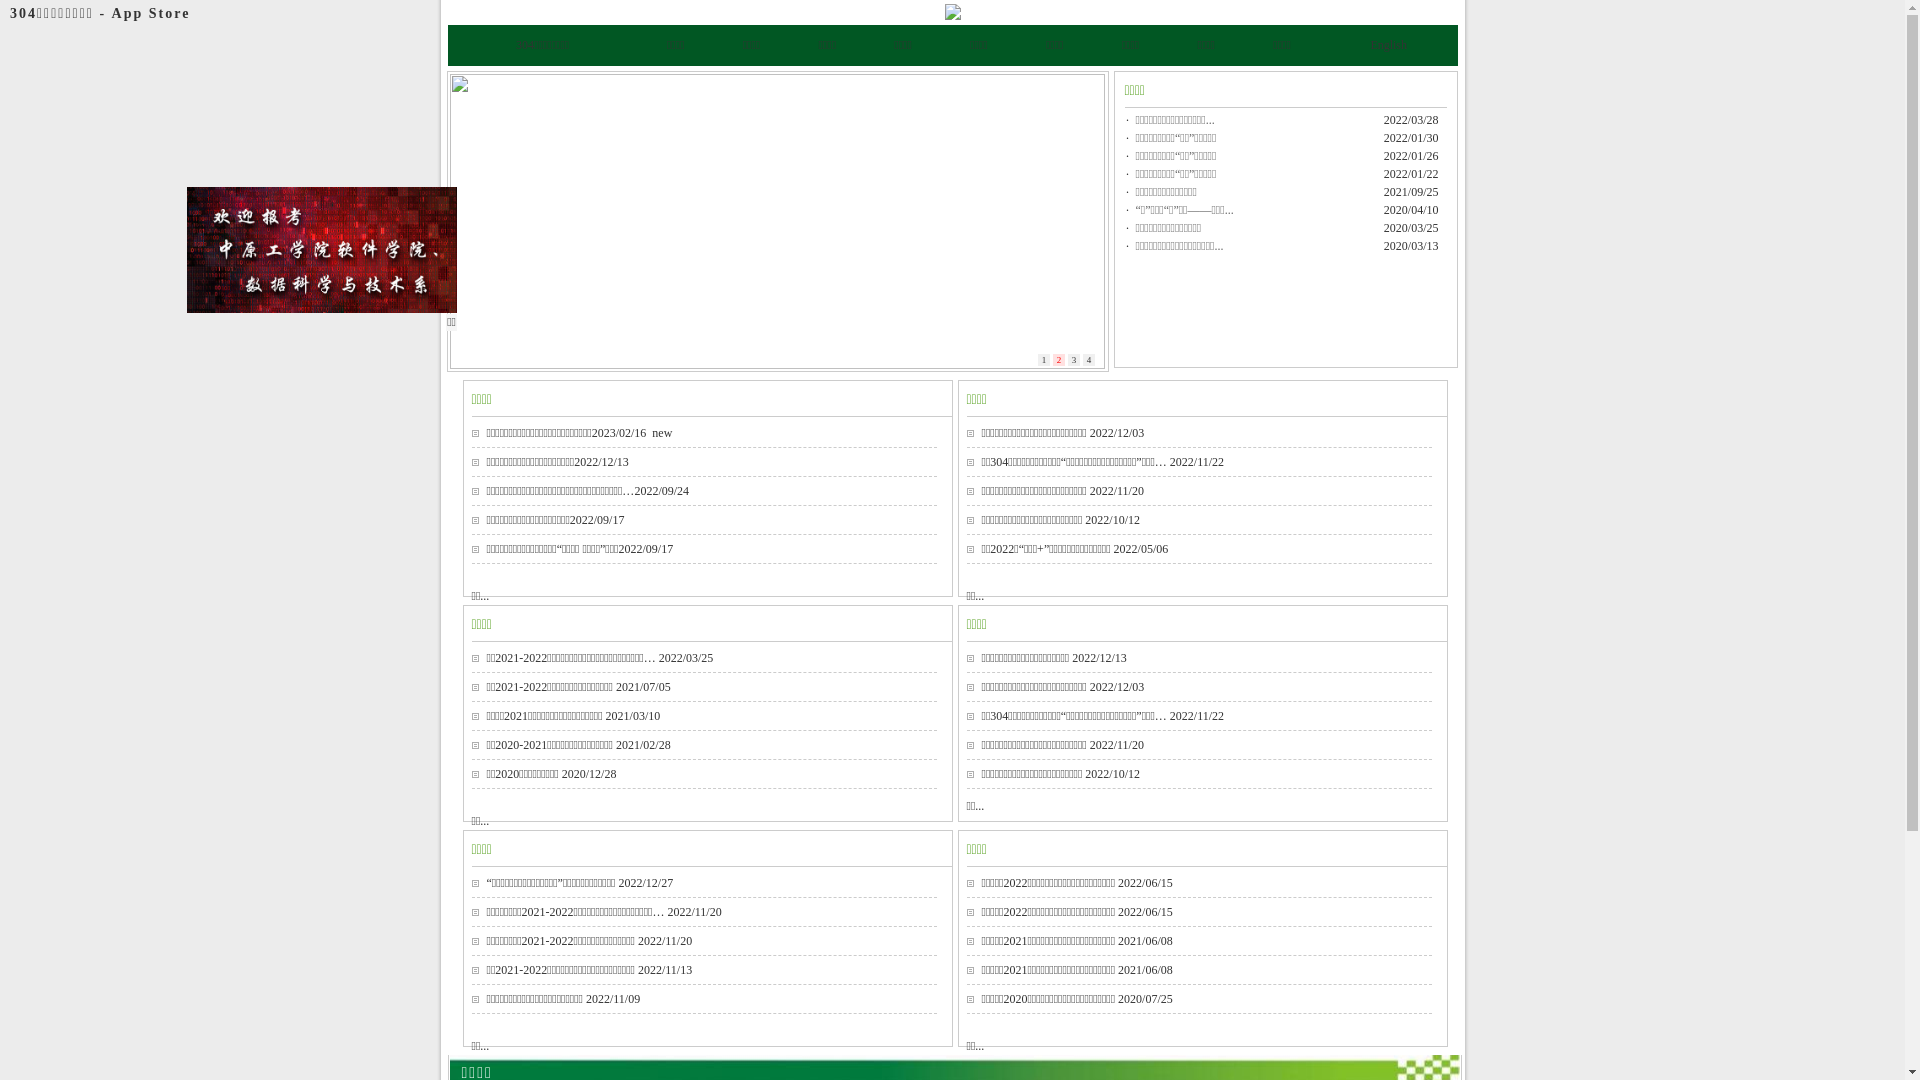 This screenshot has height=1080, width=1920. Describe the element at coordinates (1366, 45) in the screenshot. I see `' English '` at that location.